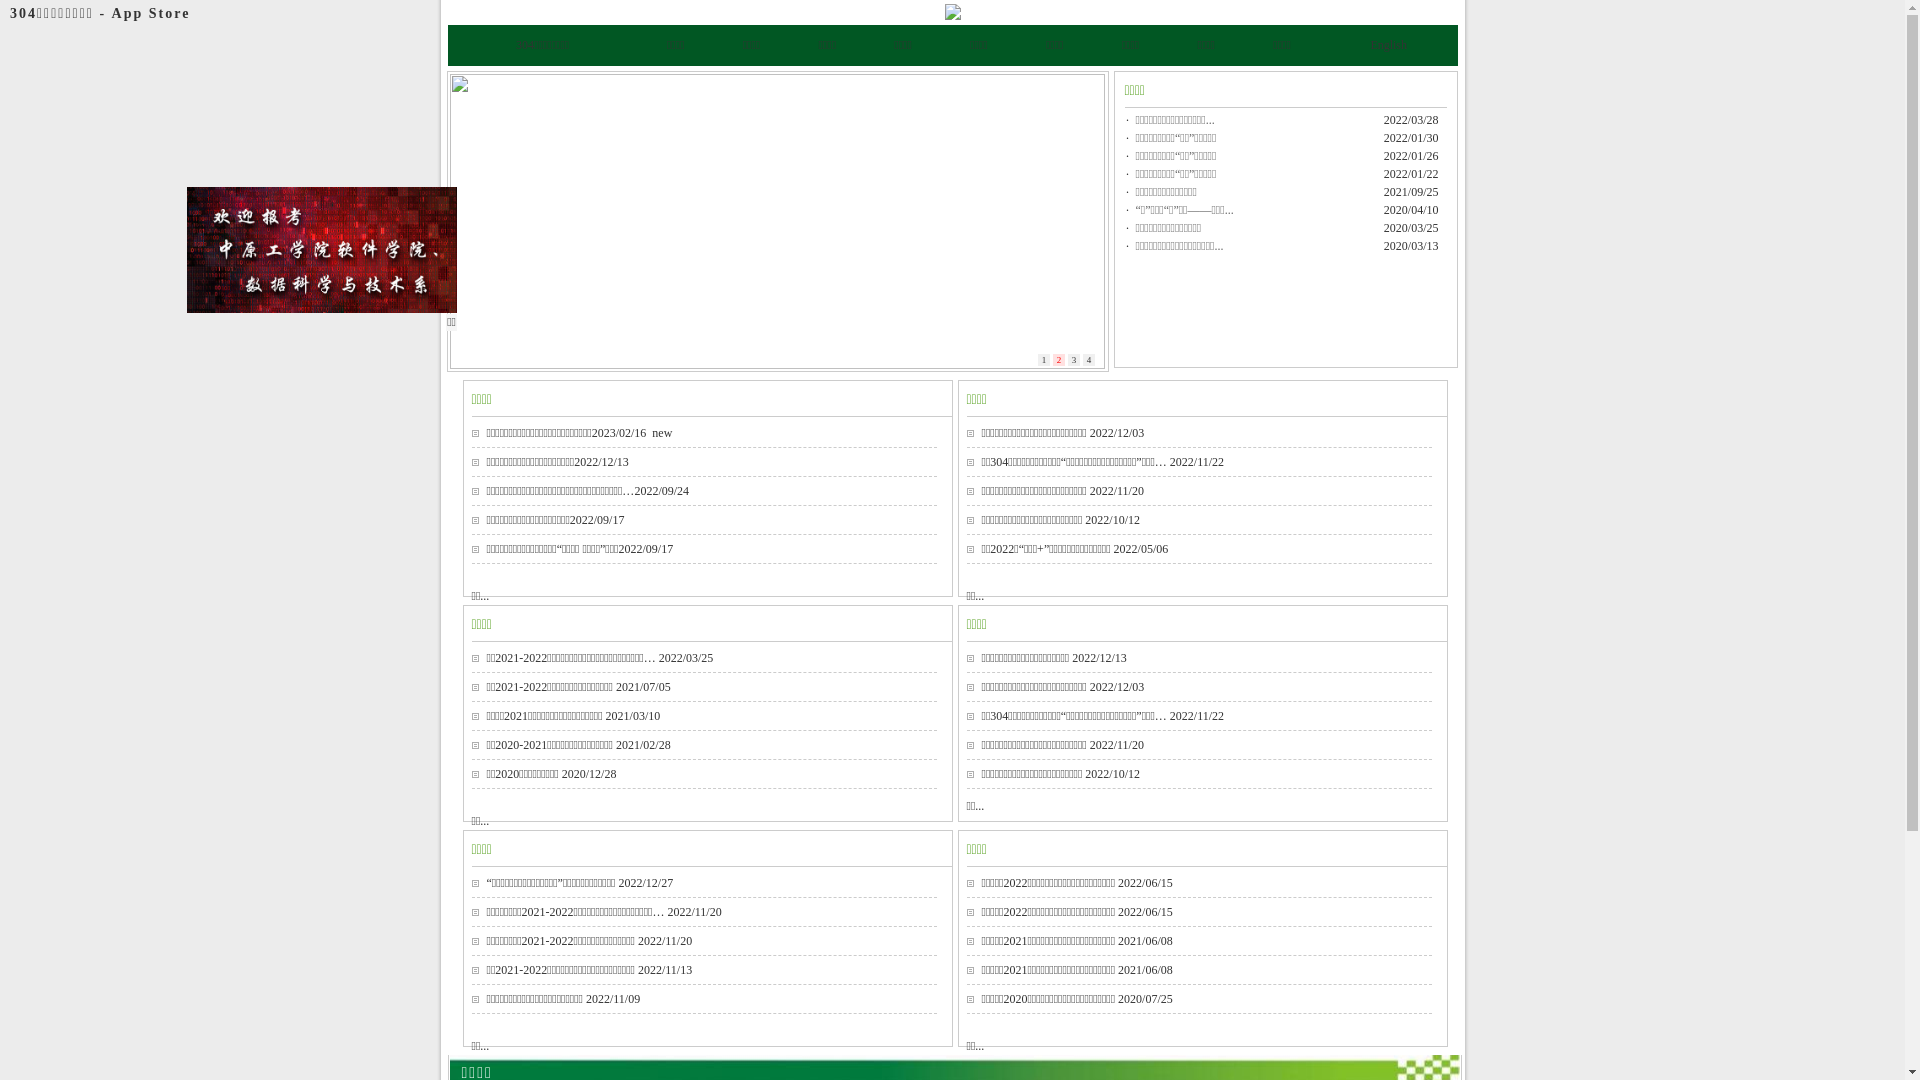 This screenshot has height=1080, width=1920. Describe the element at coordinates (1366, 45) in the screenshot. I see `' English '` at that location.